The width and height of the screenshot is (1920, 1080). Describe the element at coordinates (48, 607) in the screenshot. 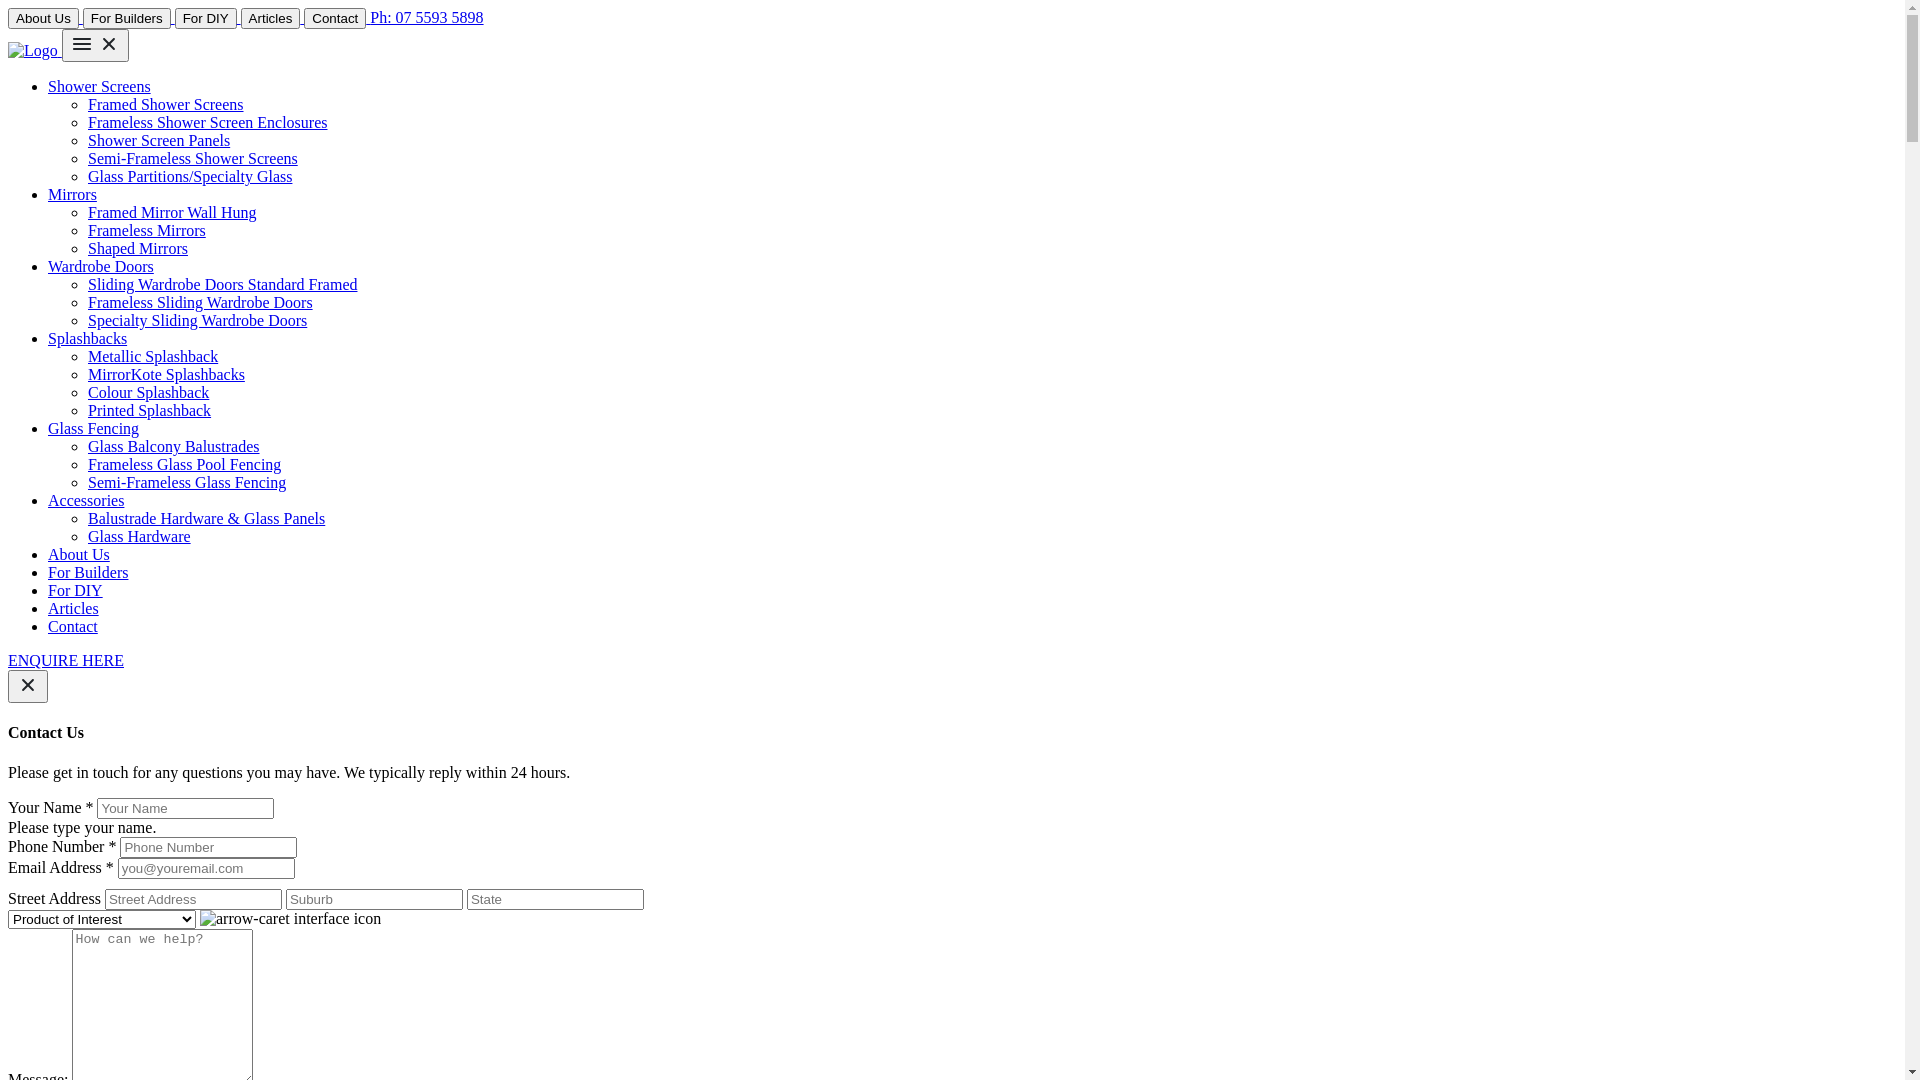

I see `'Articles'` at that location.